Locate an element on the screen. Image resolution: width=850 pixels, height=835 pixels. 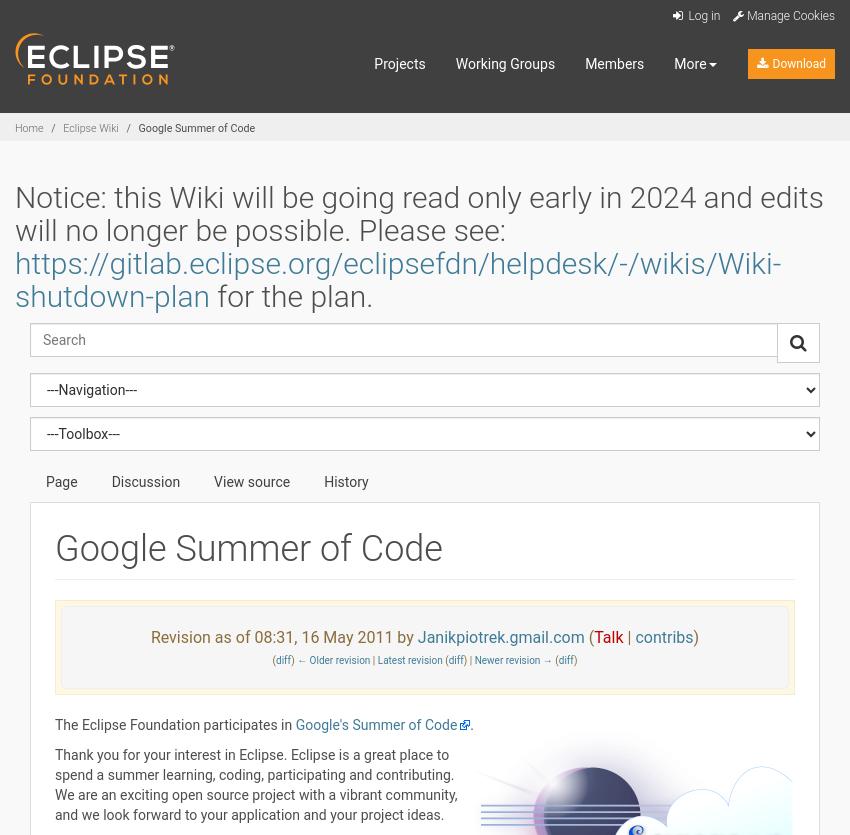
'https://gitlab.eclipse.org/eclipsefdn/helpdesk/-/wikis/Wiki-shutdown-plan' is located at coordinates (397, 278).